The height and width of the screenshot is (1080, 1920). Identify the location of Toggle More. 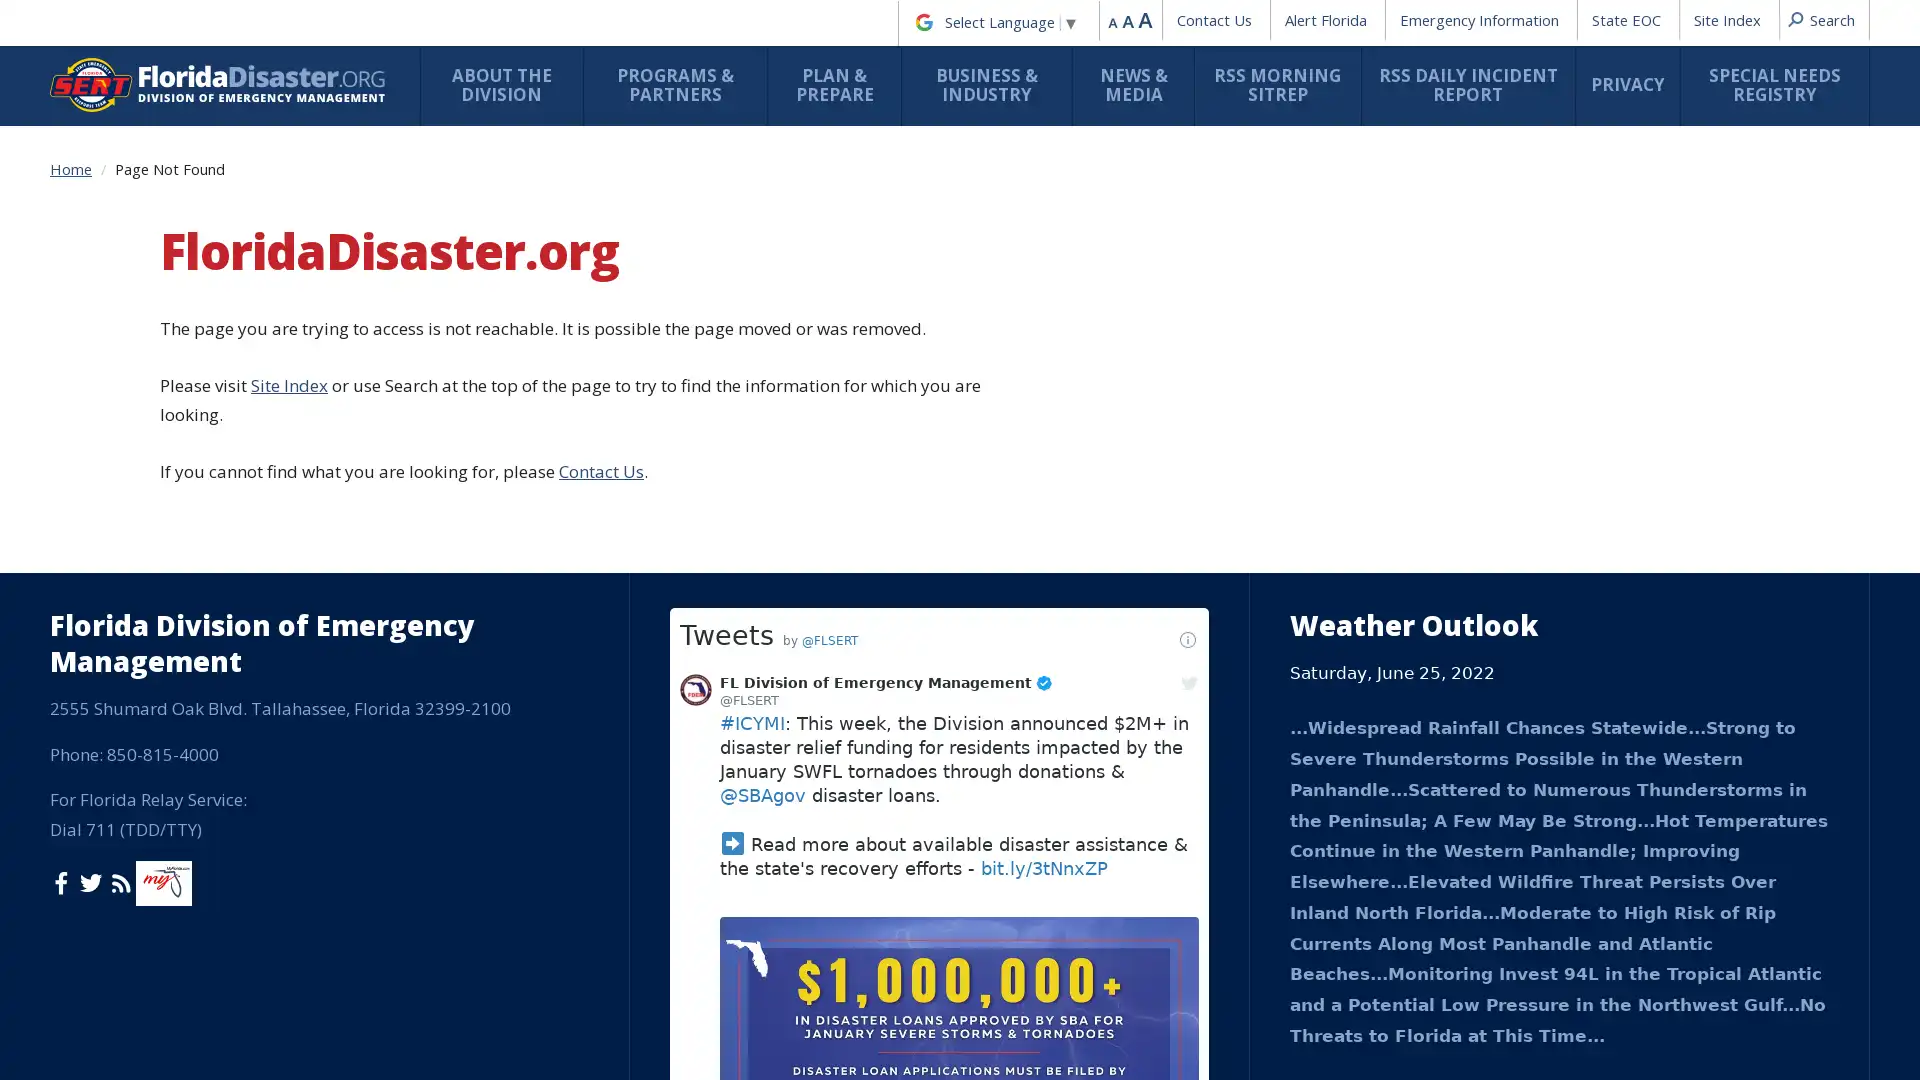
(801, 332).